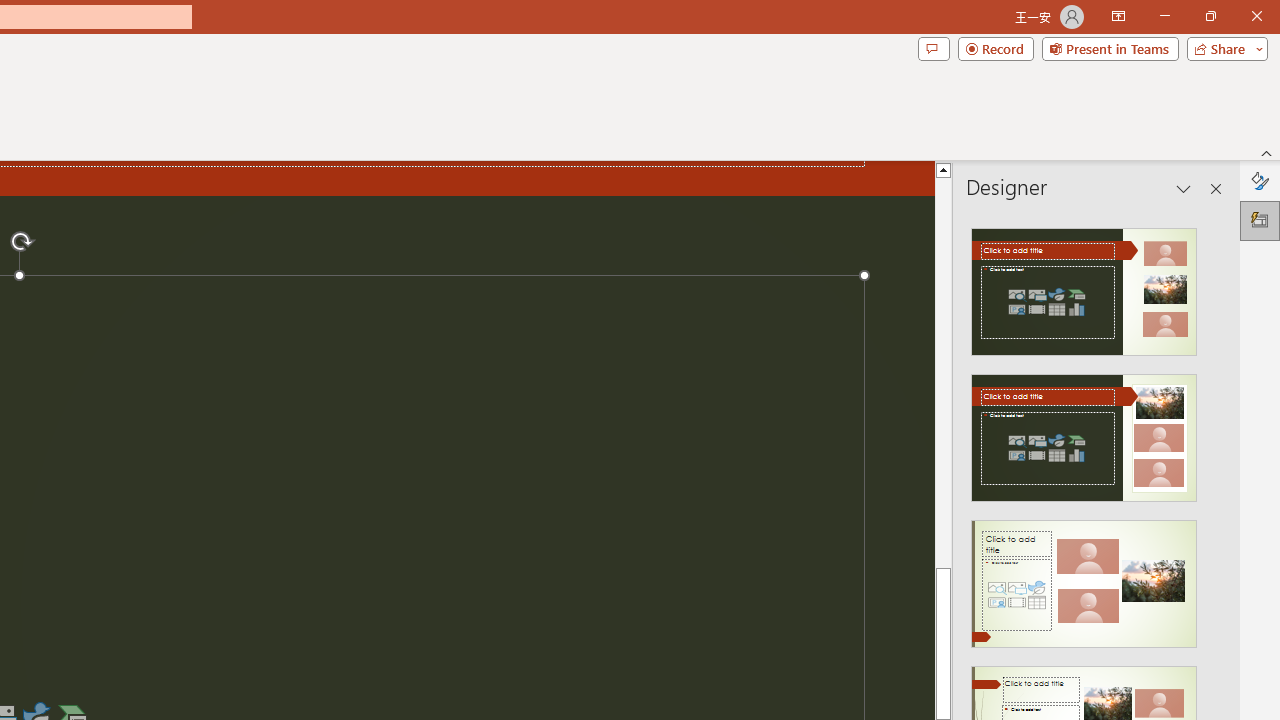 Image resolution: width=1280 pixels, height=720 pixels. What do you see at coordinates (1083, 286) in the screenshot?
I see `'Recommended Design: Design Idea'` at bounding box center [1083, 286].